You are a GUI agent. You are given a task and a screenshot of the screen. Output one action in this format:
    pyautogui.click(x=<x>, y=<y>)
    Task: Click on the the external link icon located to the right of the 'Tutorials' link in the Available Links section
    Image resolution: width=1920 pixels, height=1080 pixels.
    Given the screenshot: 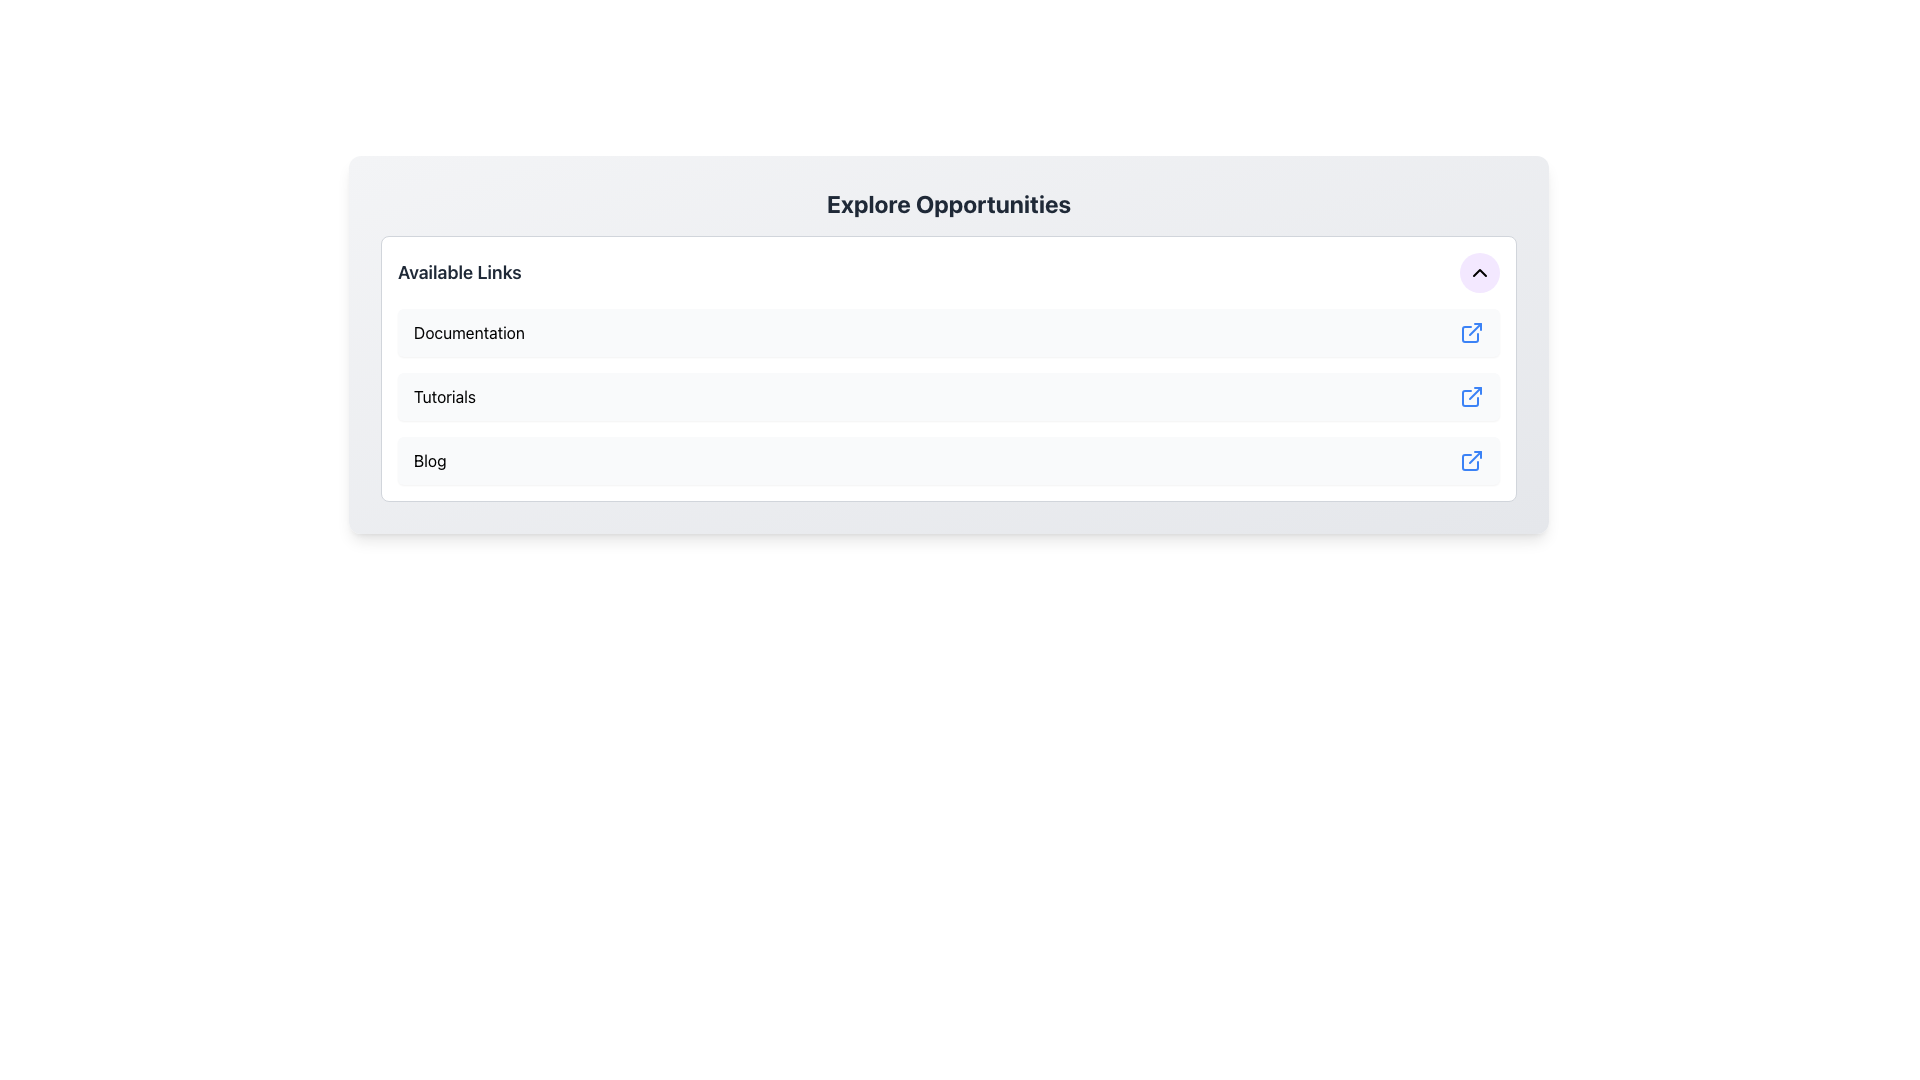 What is the action you would take?
    pyautogui.click(x=1475, y=393)
    